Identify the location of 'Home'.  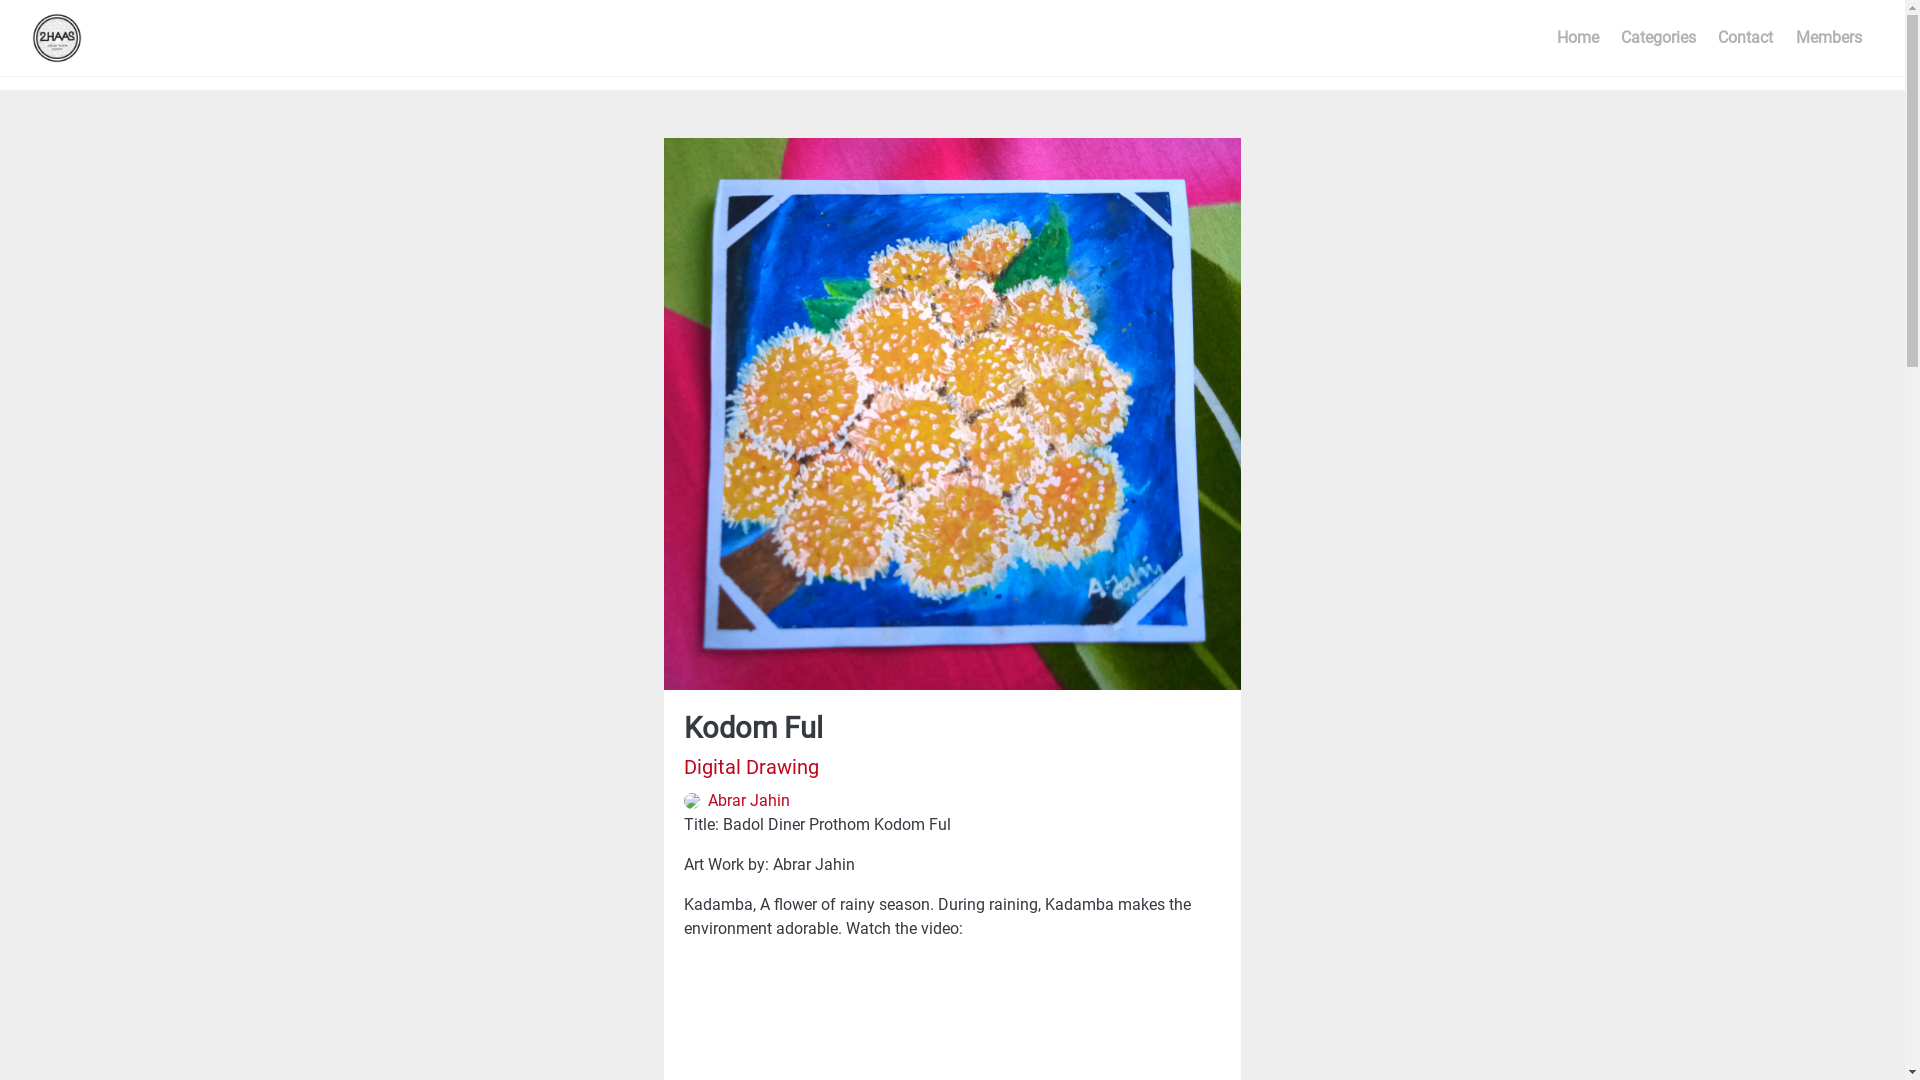
(1544, 38).